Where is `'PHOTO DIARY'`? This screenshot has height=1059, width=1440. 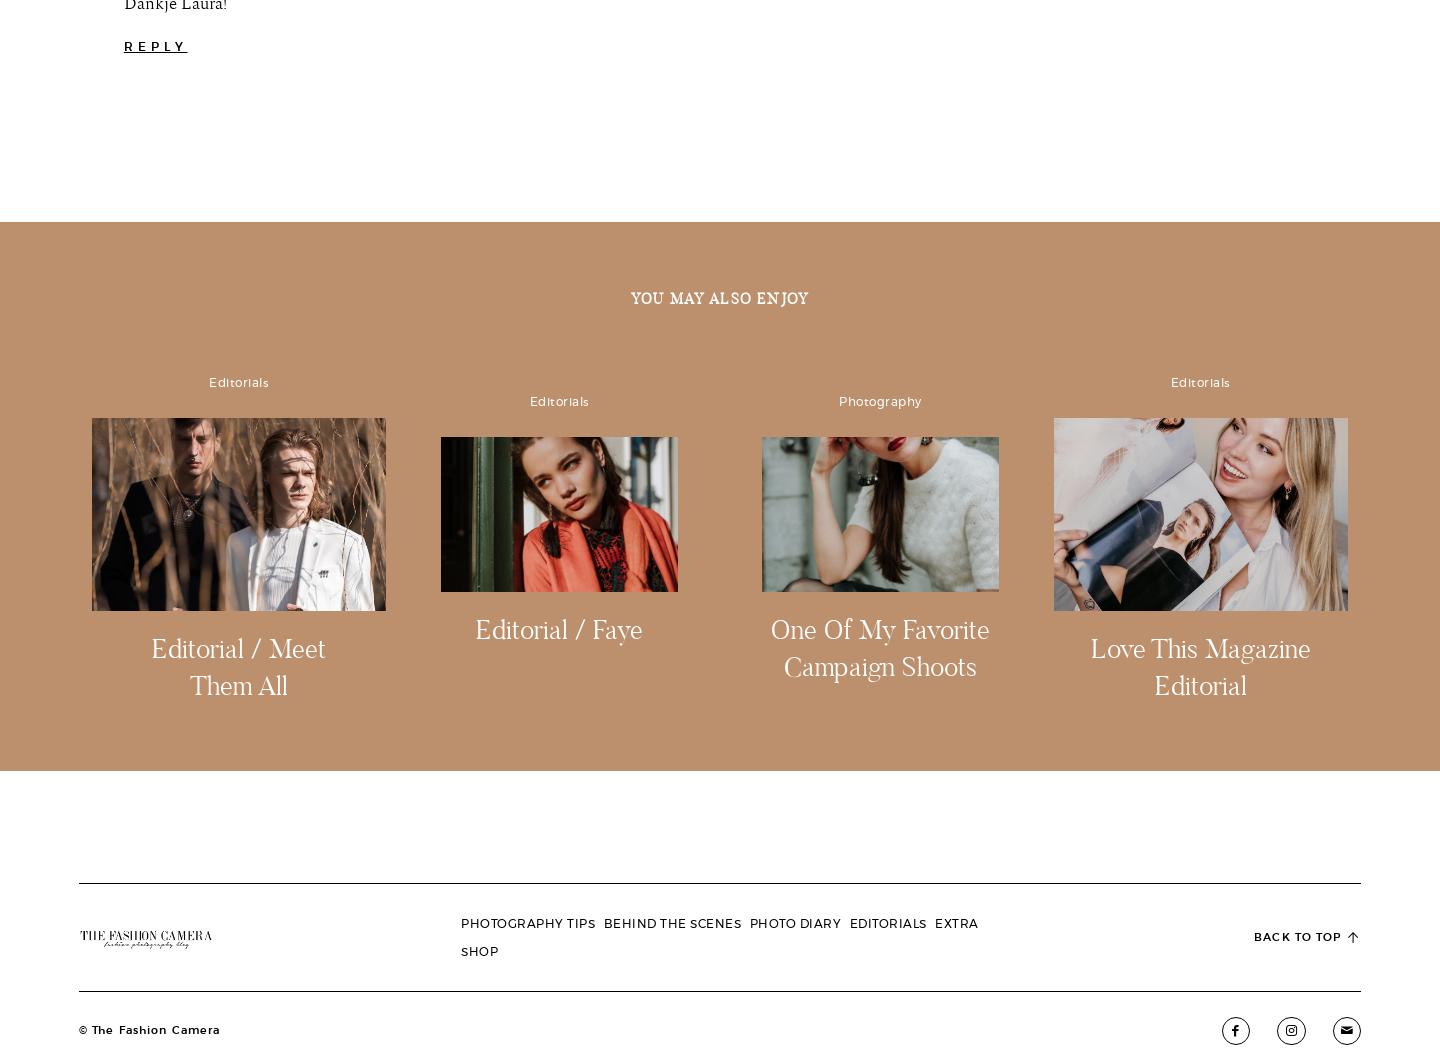
'PHOTO DIARY' is located at coordinates (795, 922).